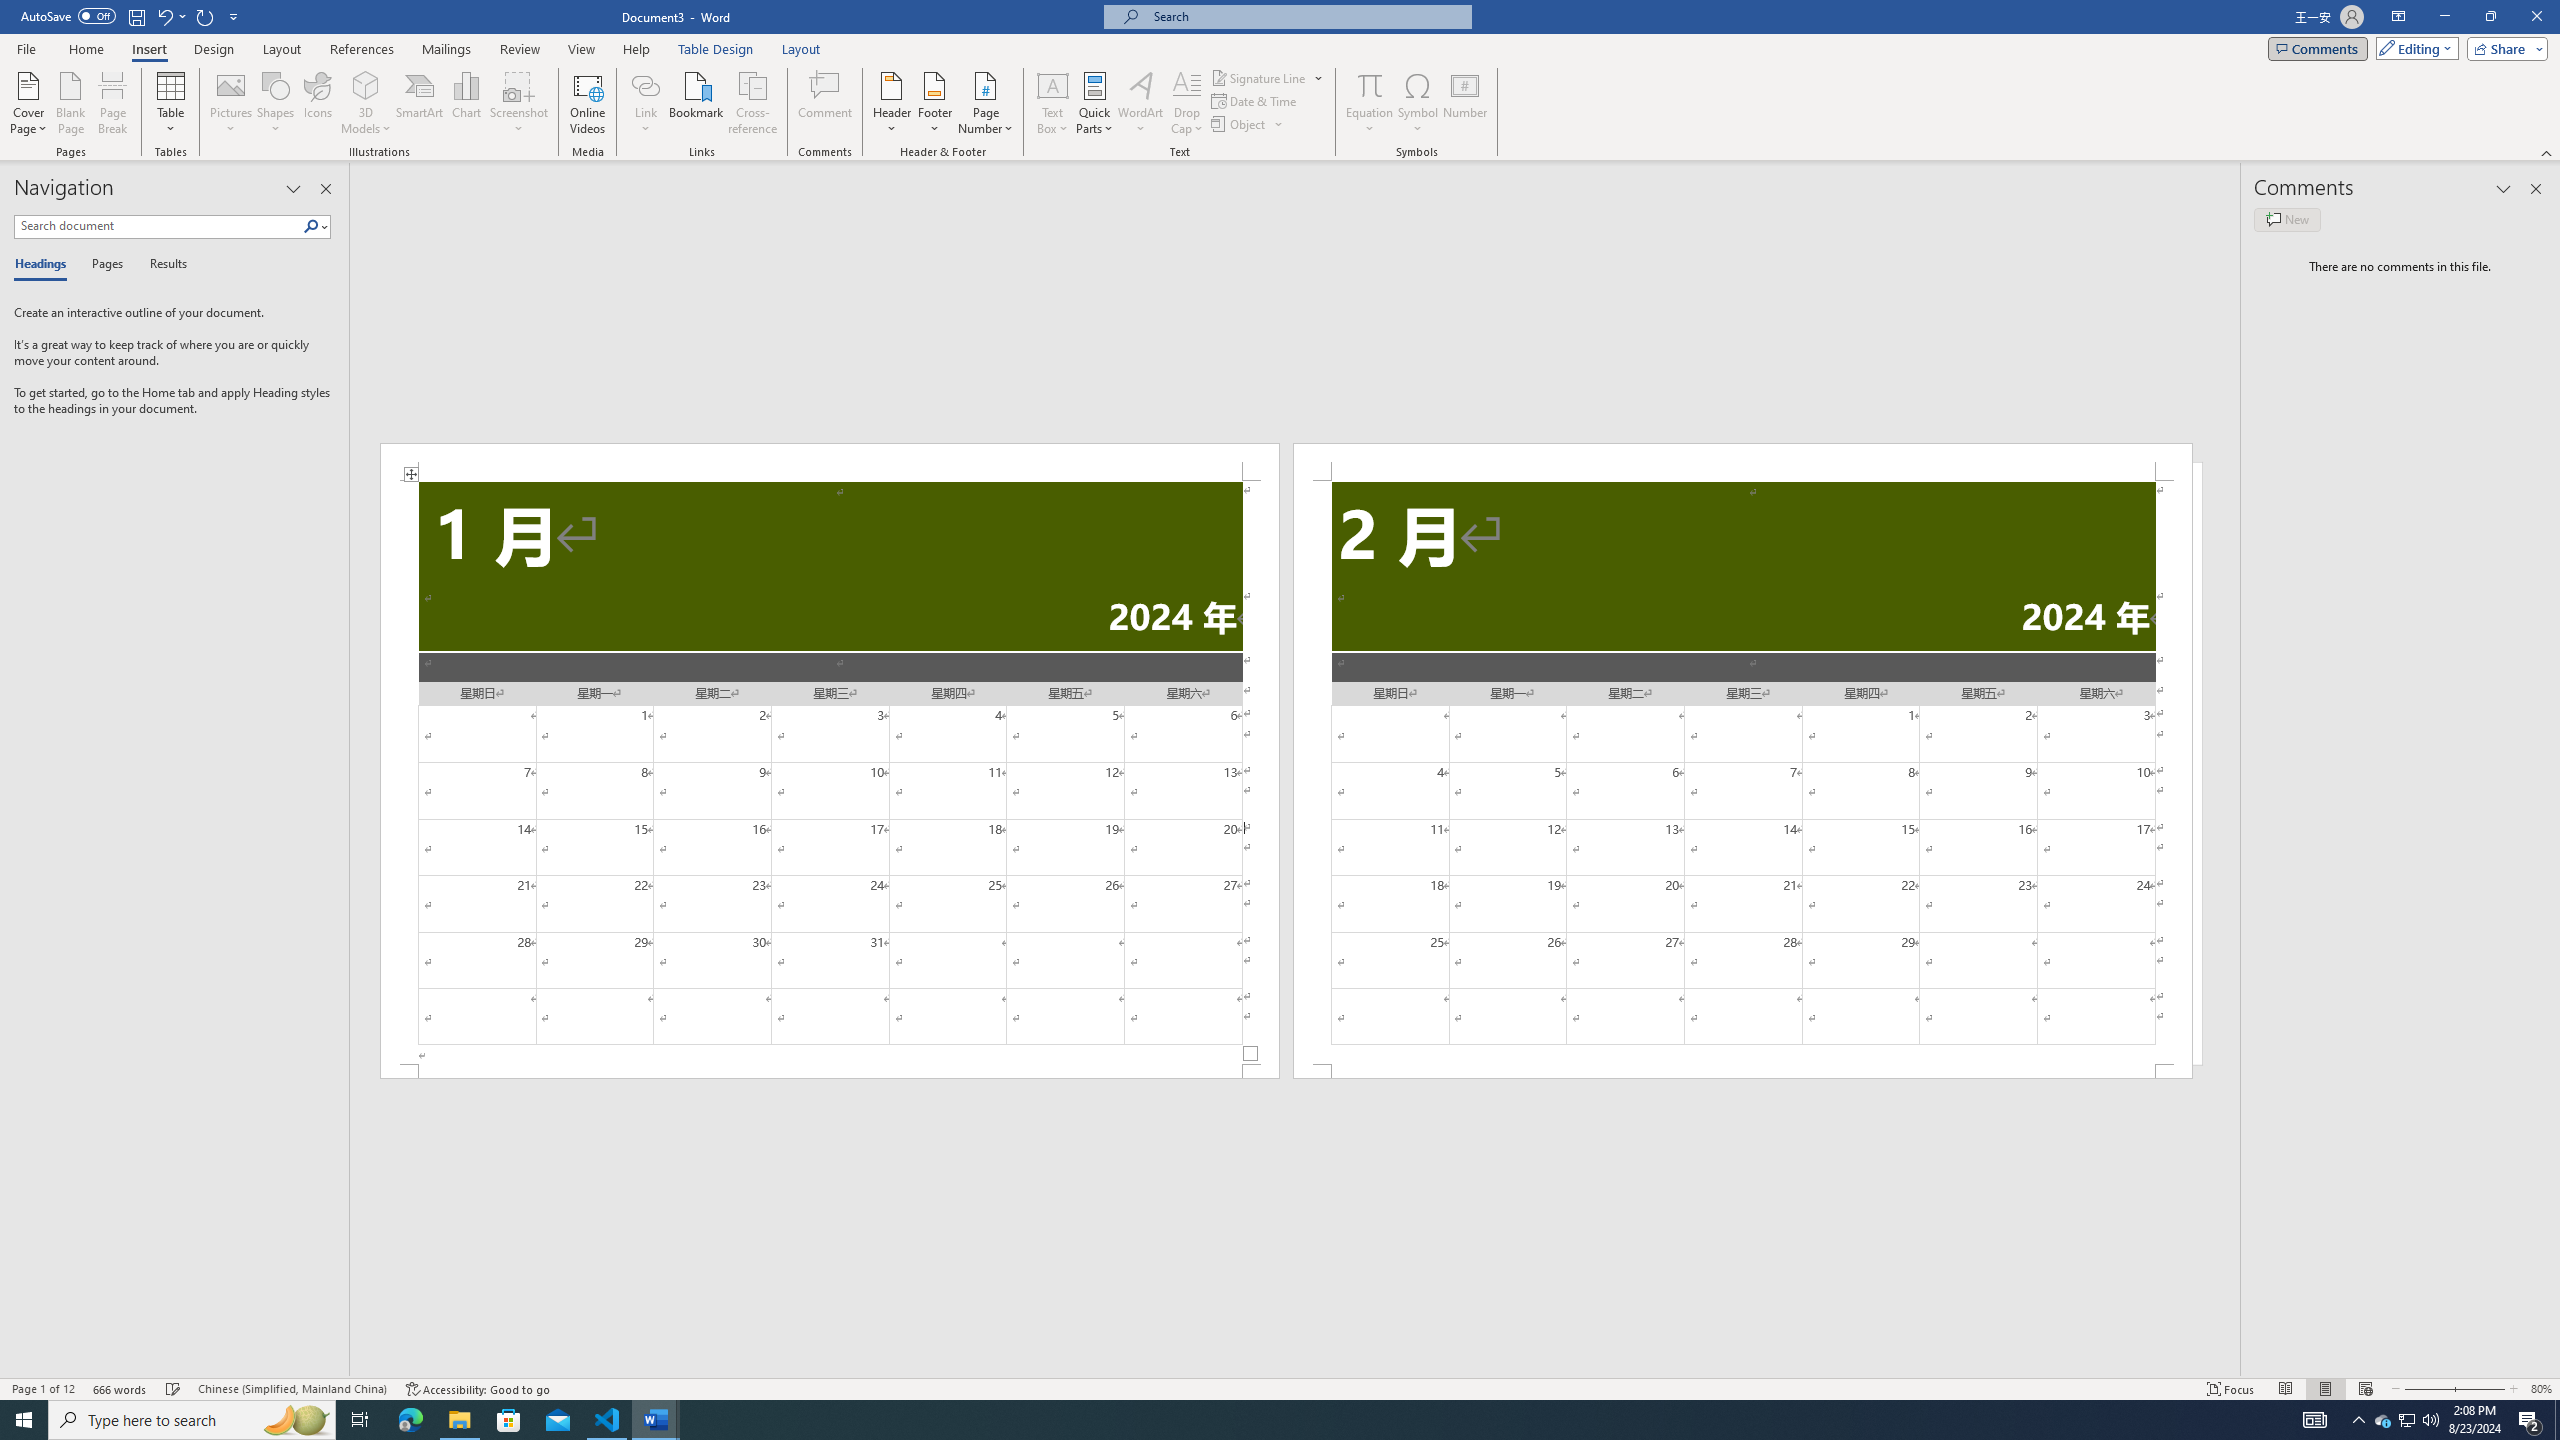 The width and height of the screenshot is (2560, 1440). What do you see at coordinates (1186, 103) in the screenshot?
I see `'Drop Cap'` at bounding box center [1186, 103].